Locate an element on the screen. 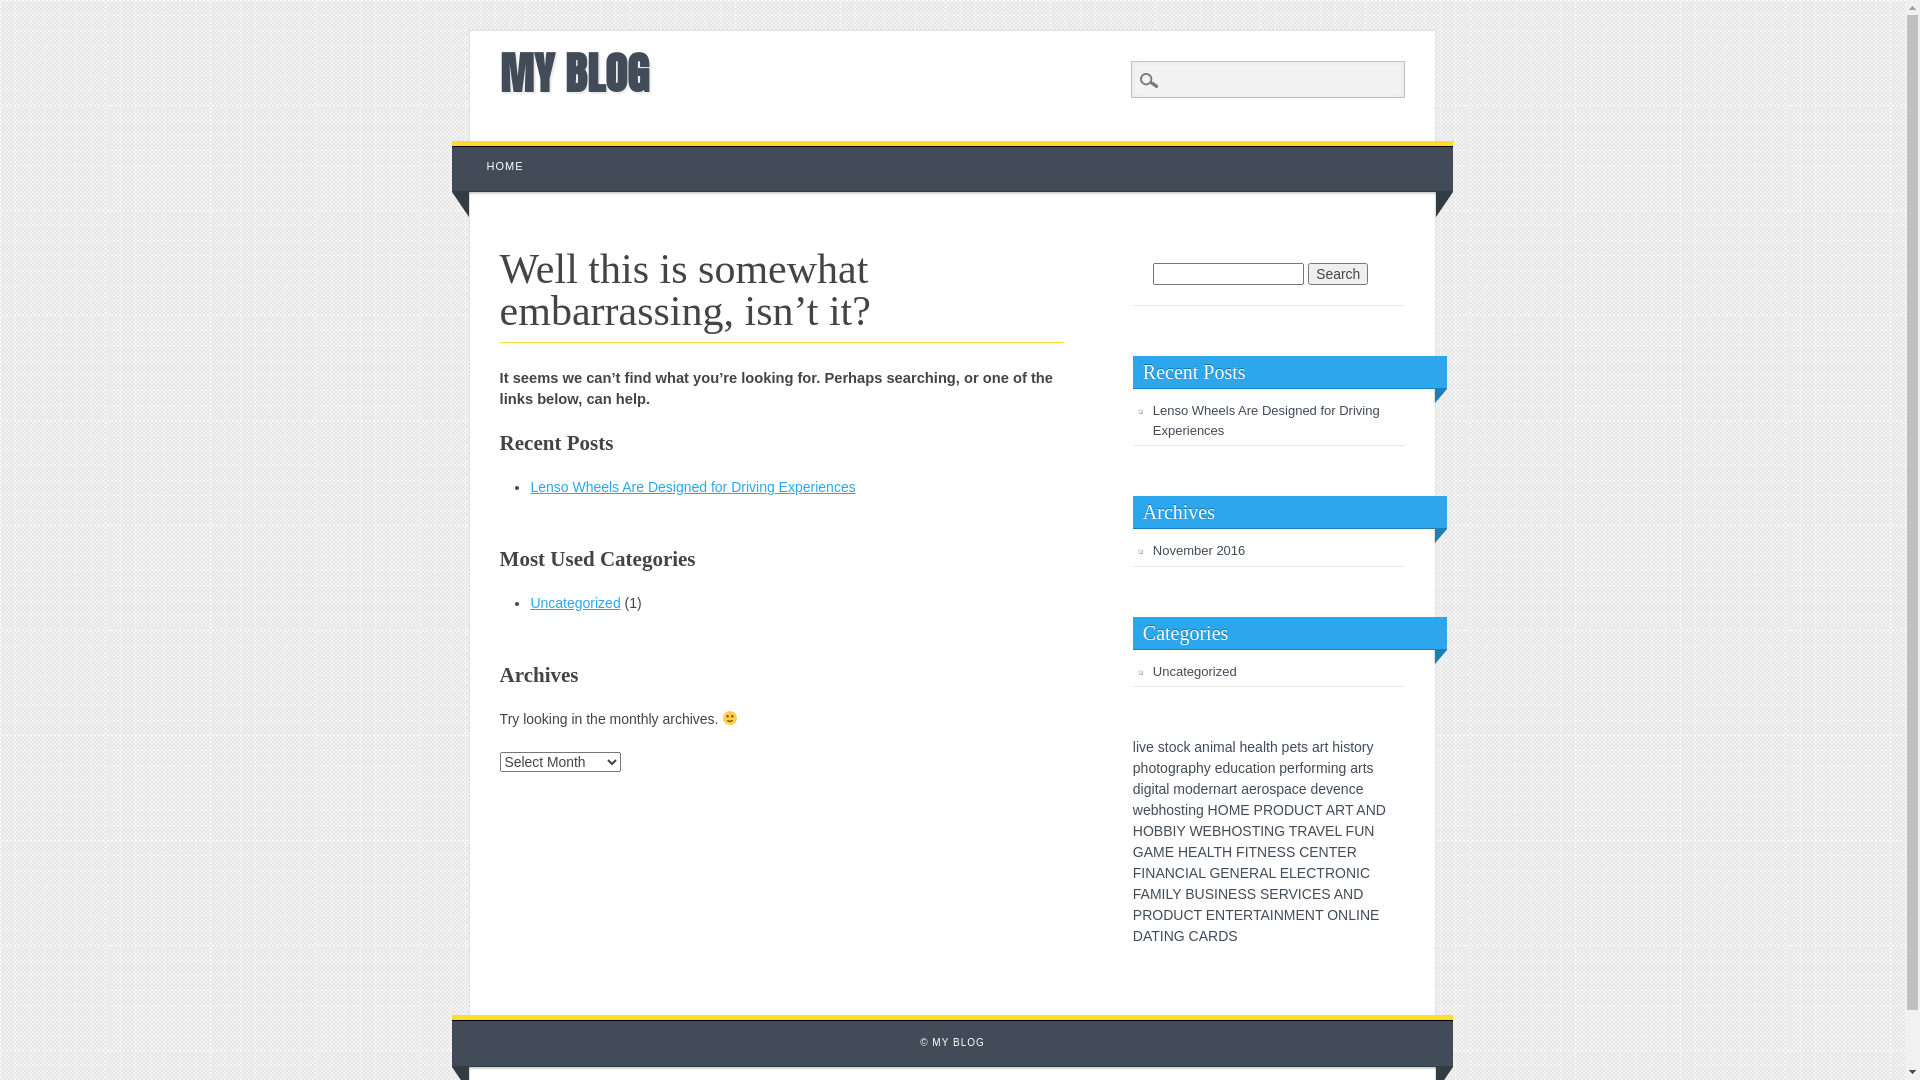 The image size is (1920, 1080). 'I' is located at coordinates (1171, 830).